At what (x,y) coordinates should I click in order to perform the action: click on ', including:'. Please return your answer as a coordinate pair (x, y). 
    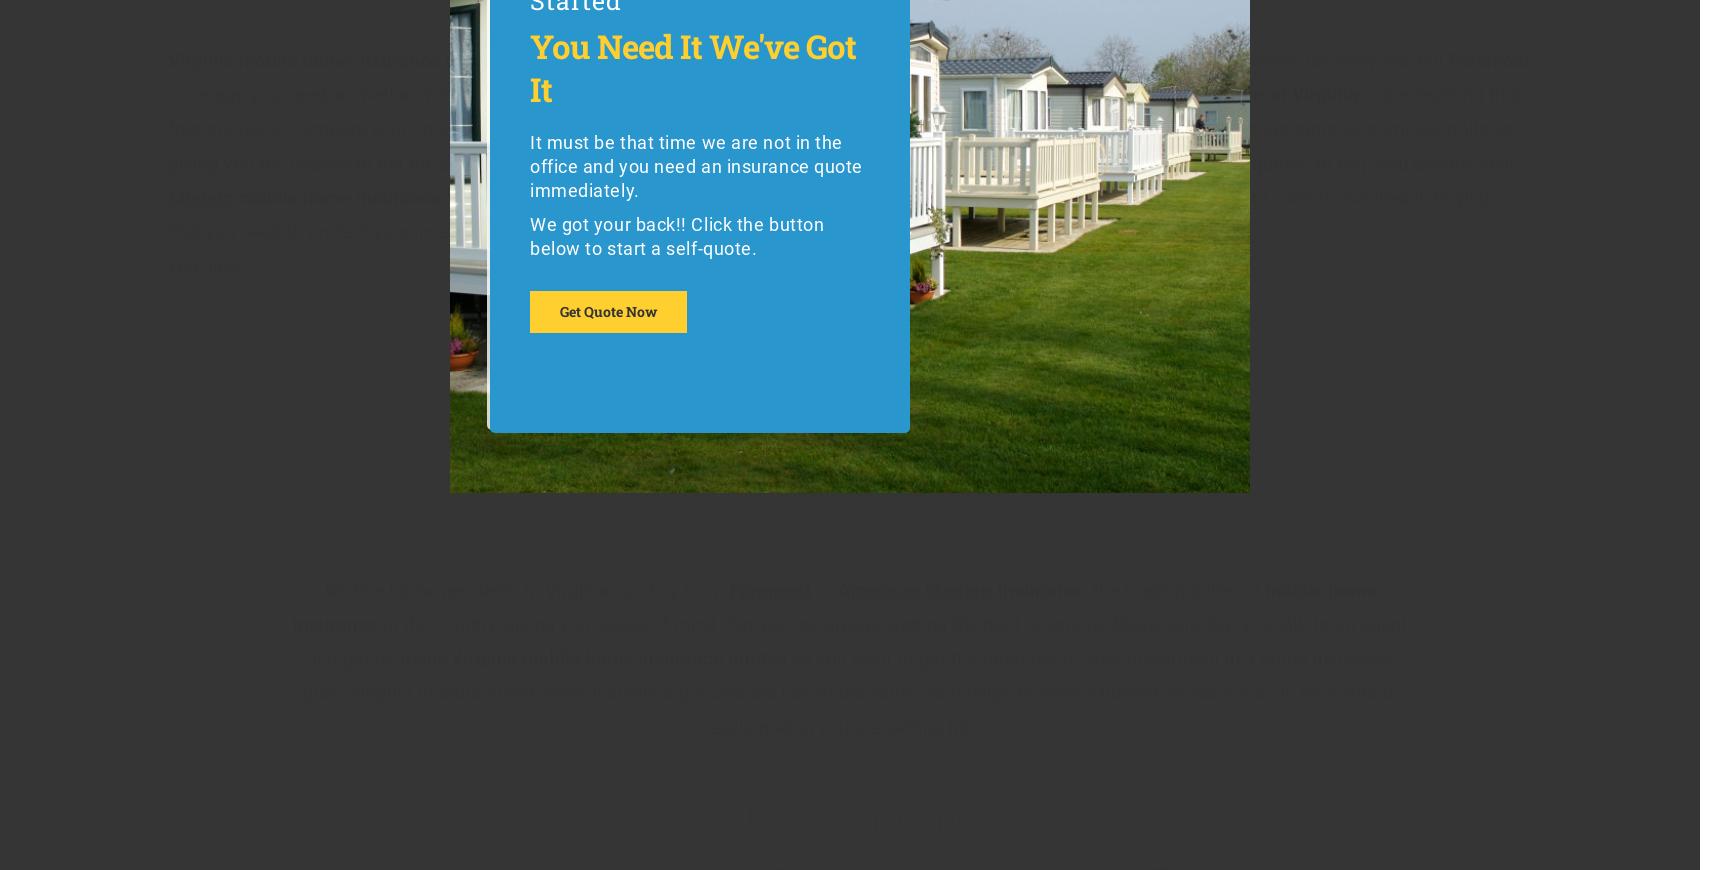
    Looking at the image, I should click on (1184, 230).